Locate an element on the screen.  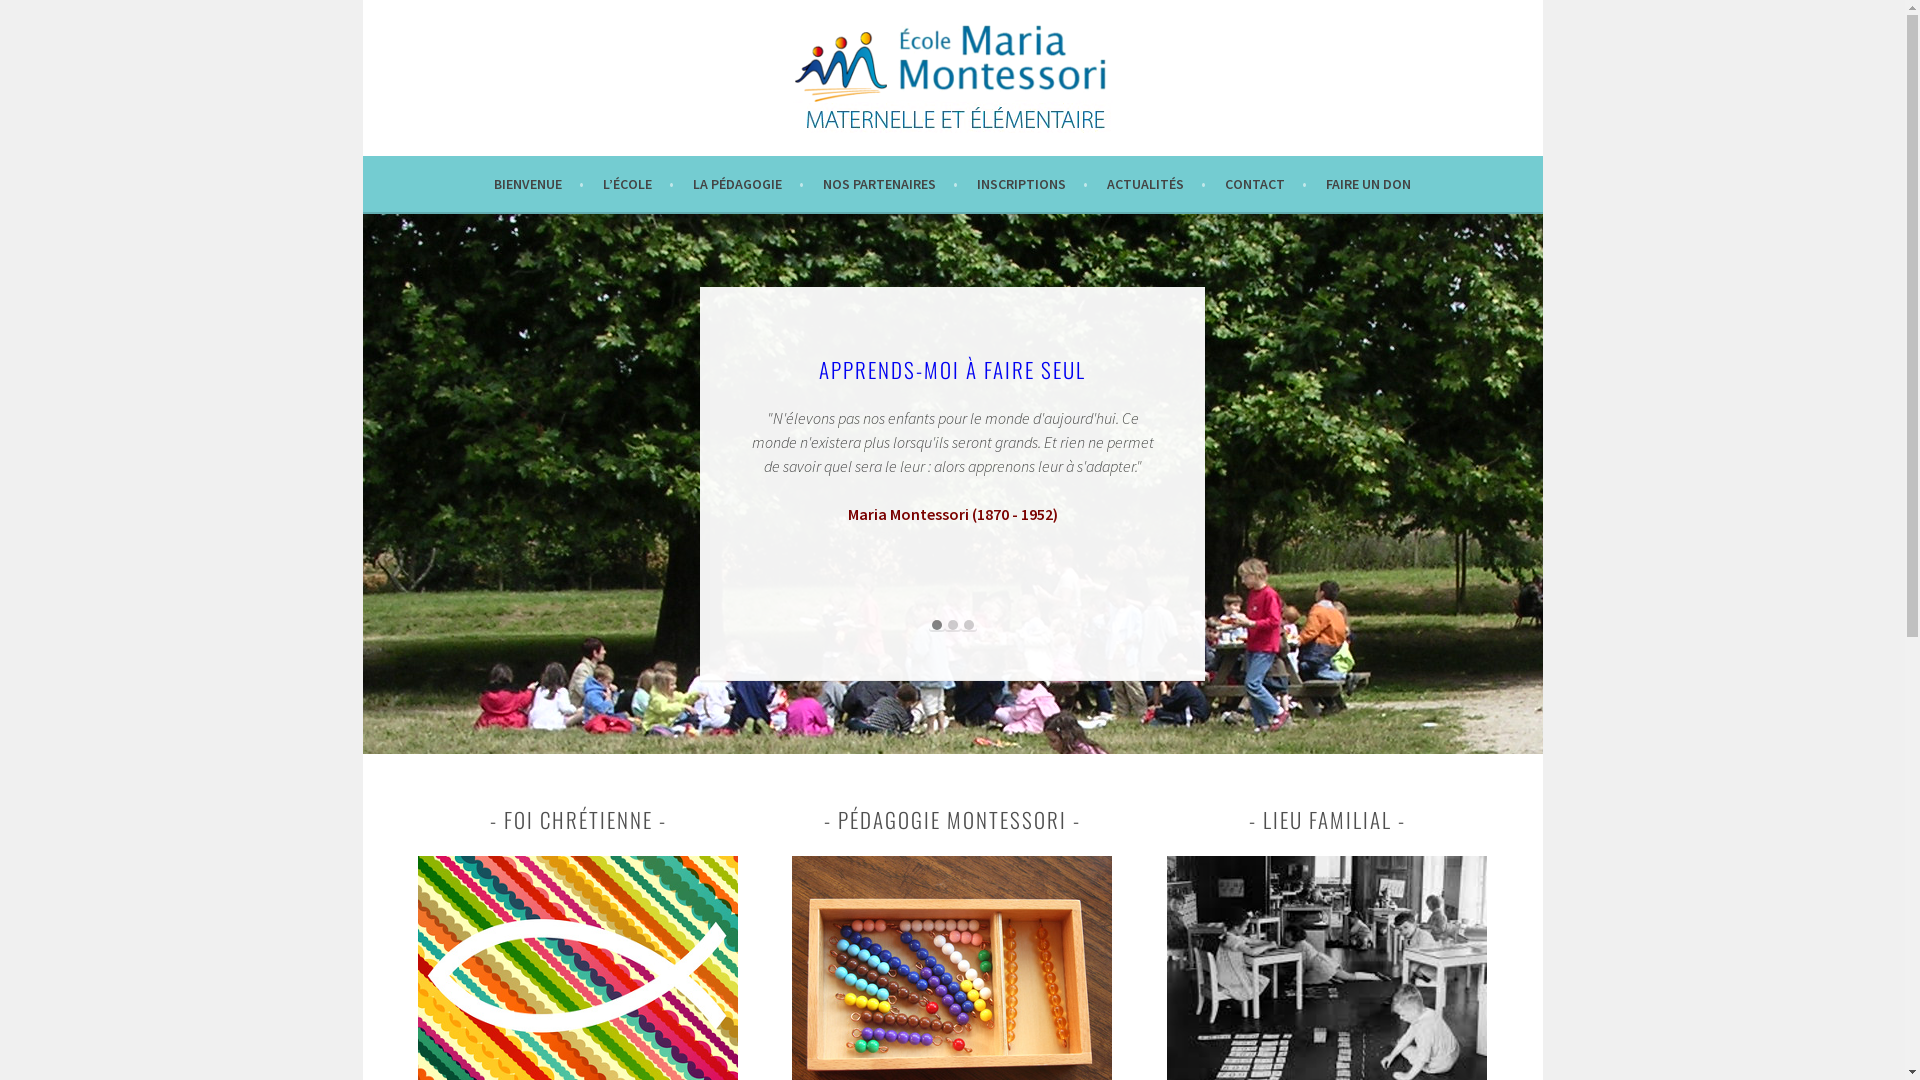
'BIENVENUE' is located at coordinates (538, 184).